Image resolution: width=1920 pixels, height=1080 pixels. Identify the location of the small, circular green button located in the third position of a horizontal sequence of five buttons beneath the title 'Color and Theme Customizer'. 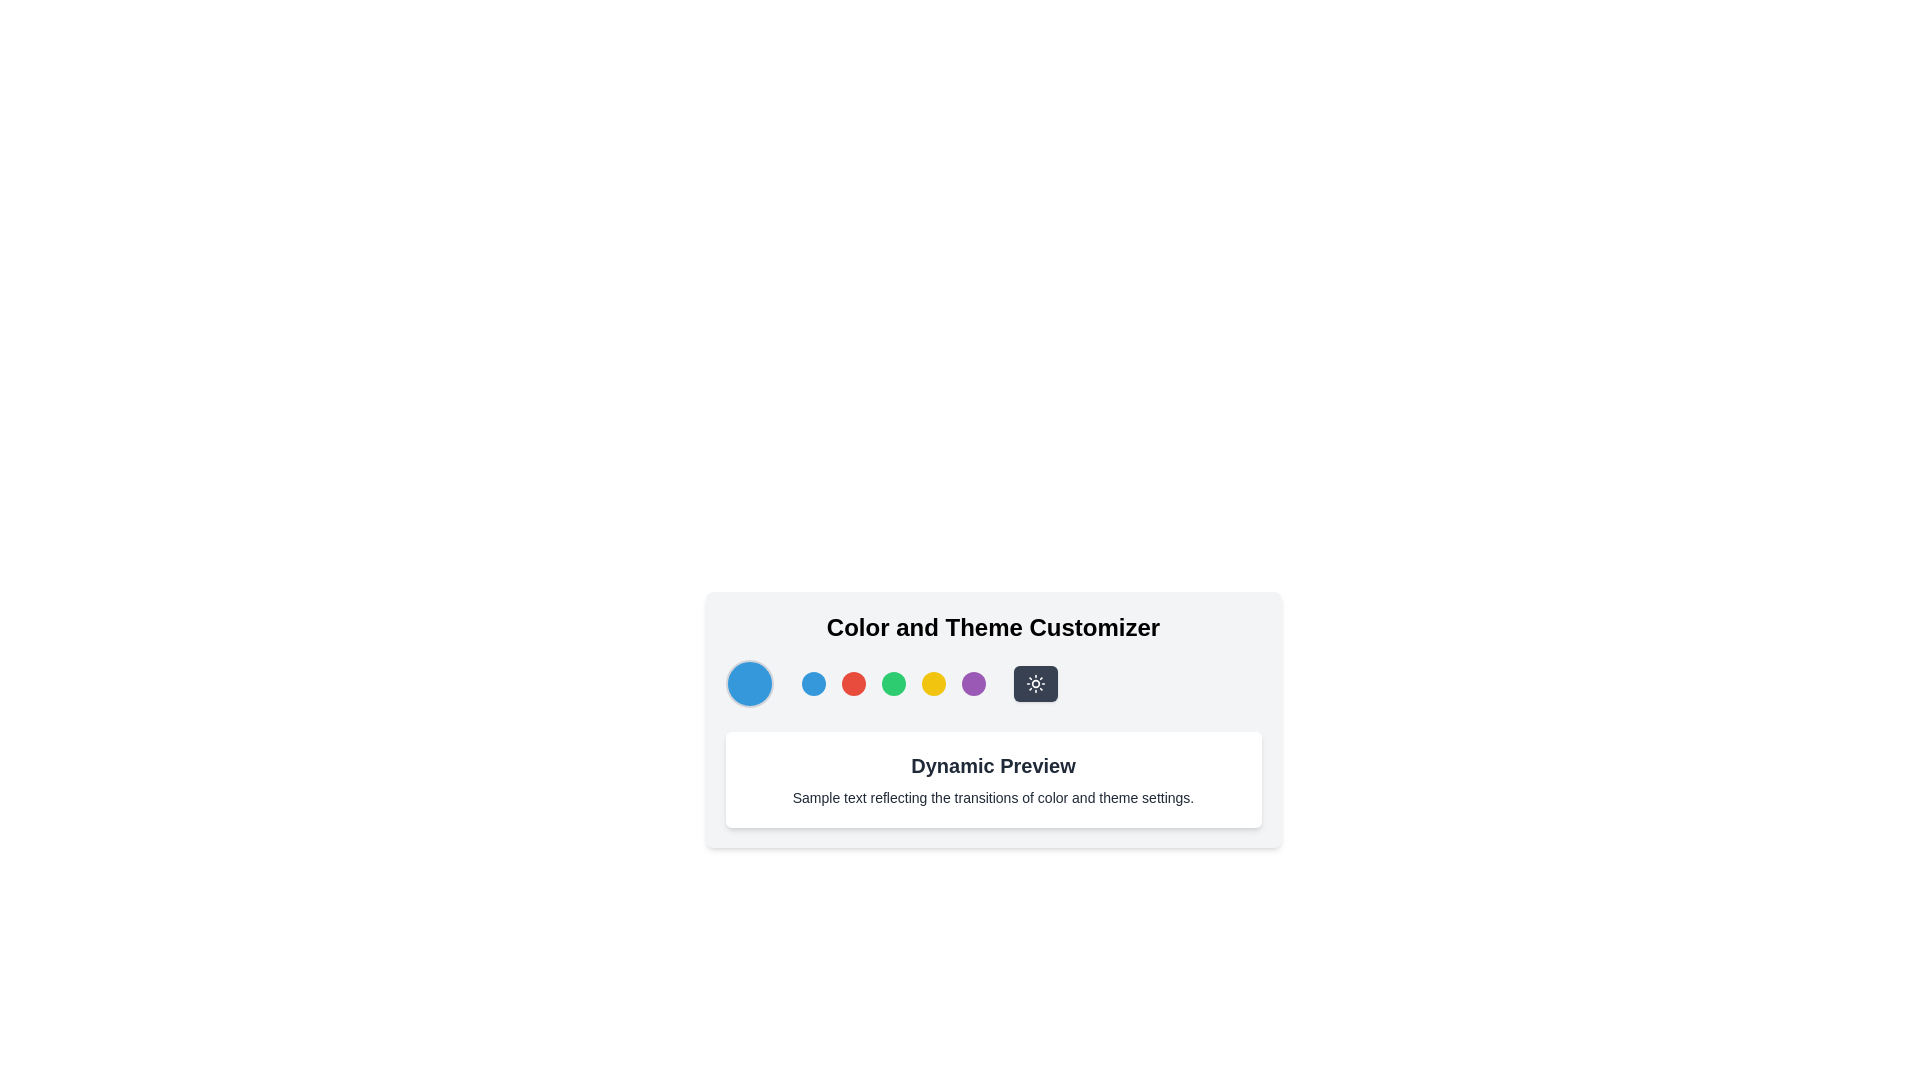
(892, 682).